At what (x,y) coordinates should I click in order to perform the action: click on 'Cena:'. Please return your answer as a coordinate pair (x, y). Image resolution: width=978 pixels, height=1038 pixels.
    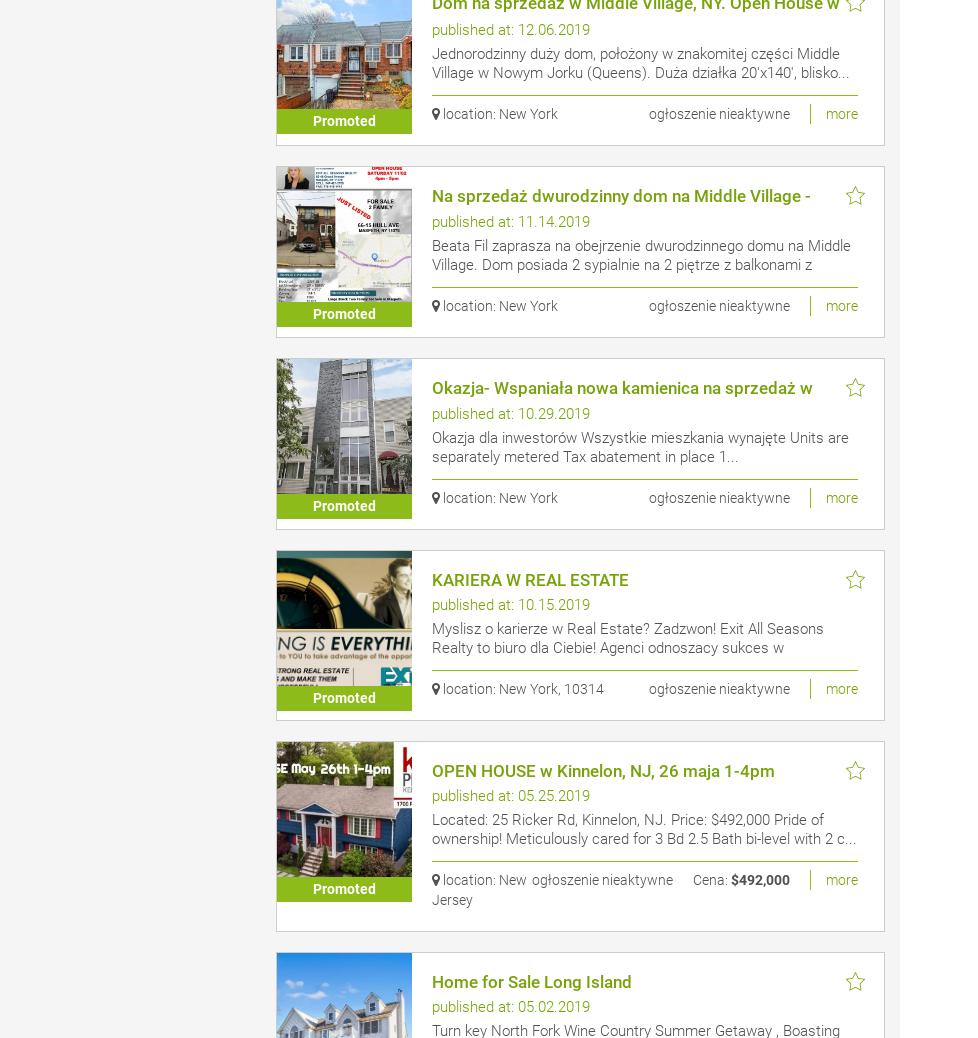
    Looking at the image, I should click on (709, 880).